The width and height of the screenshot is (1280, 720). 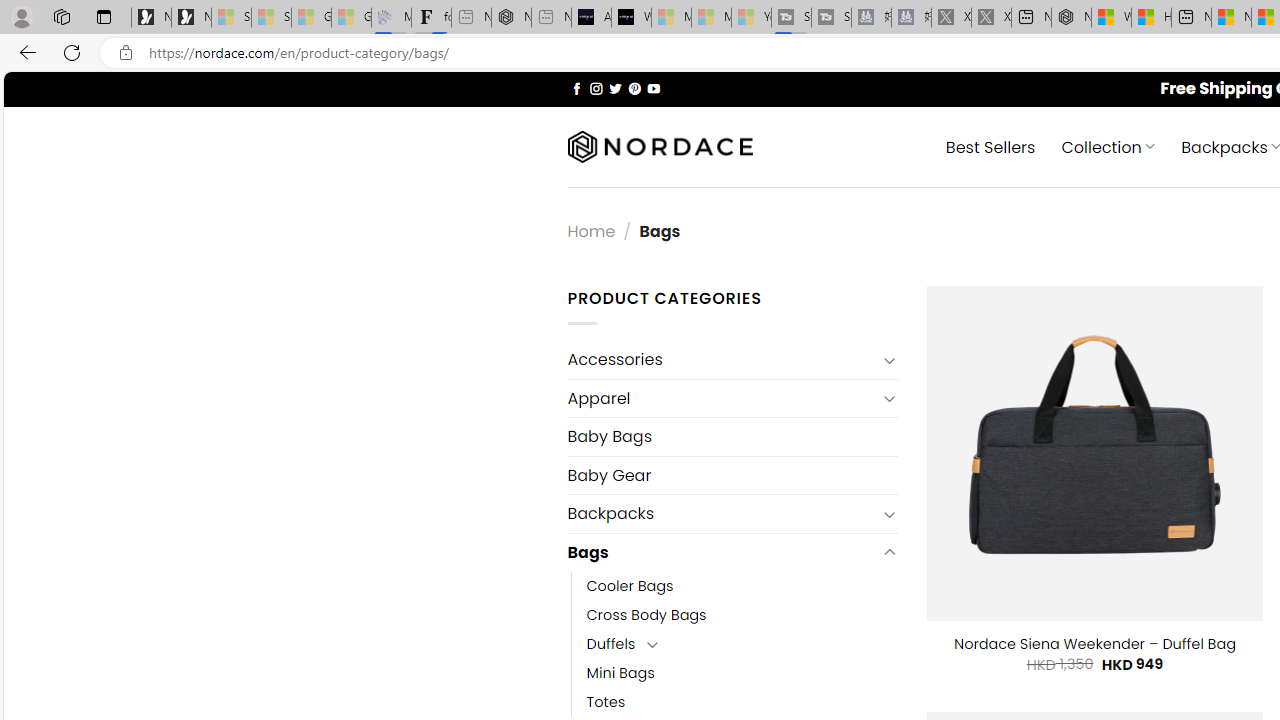 I want to click on 'Apparel', so click(x=720, y=398).